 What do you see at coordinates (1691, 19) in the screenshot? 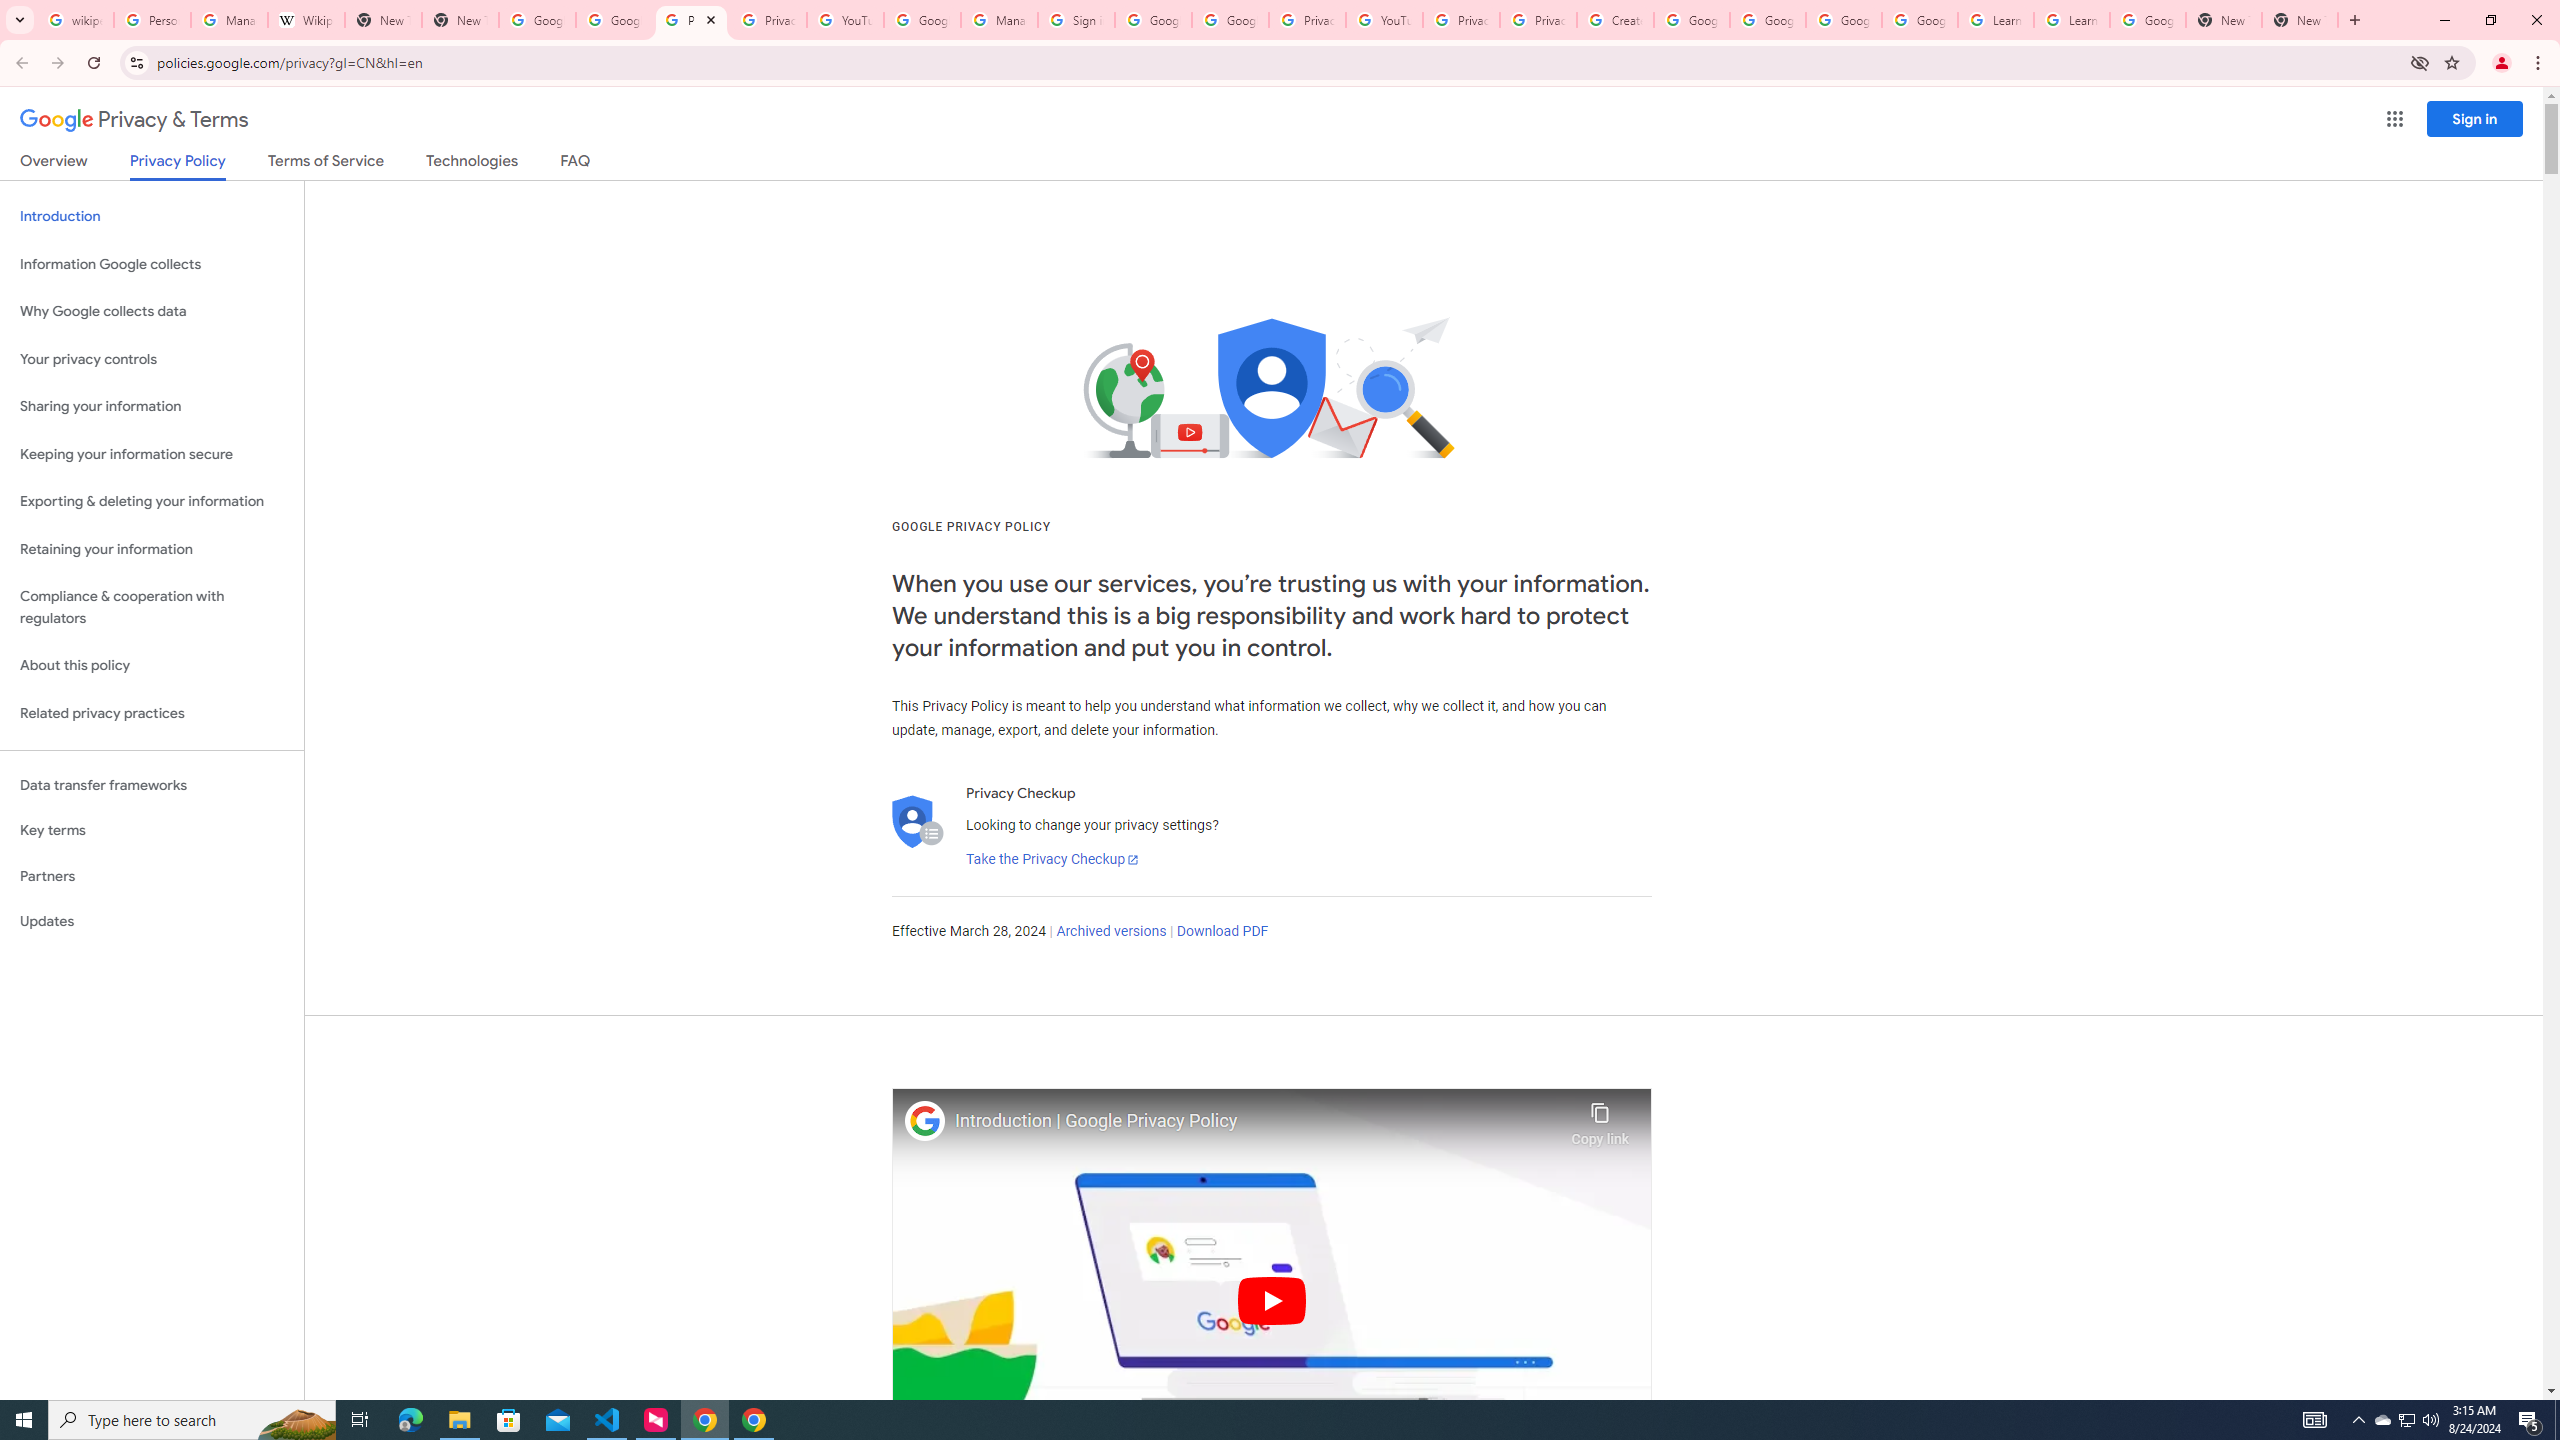
I see `'Google Account Help'` at bounding box center [1691, 19].